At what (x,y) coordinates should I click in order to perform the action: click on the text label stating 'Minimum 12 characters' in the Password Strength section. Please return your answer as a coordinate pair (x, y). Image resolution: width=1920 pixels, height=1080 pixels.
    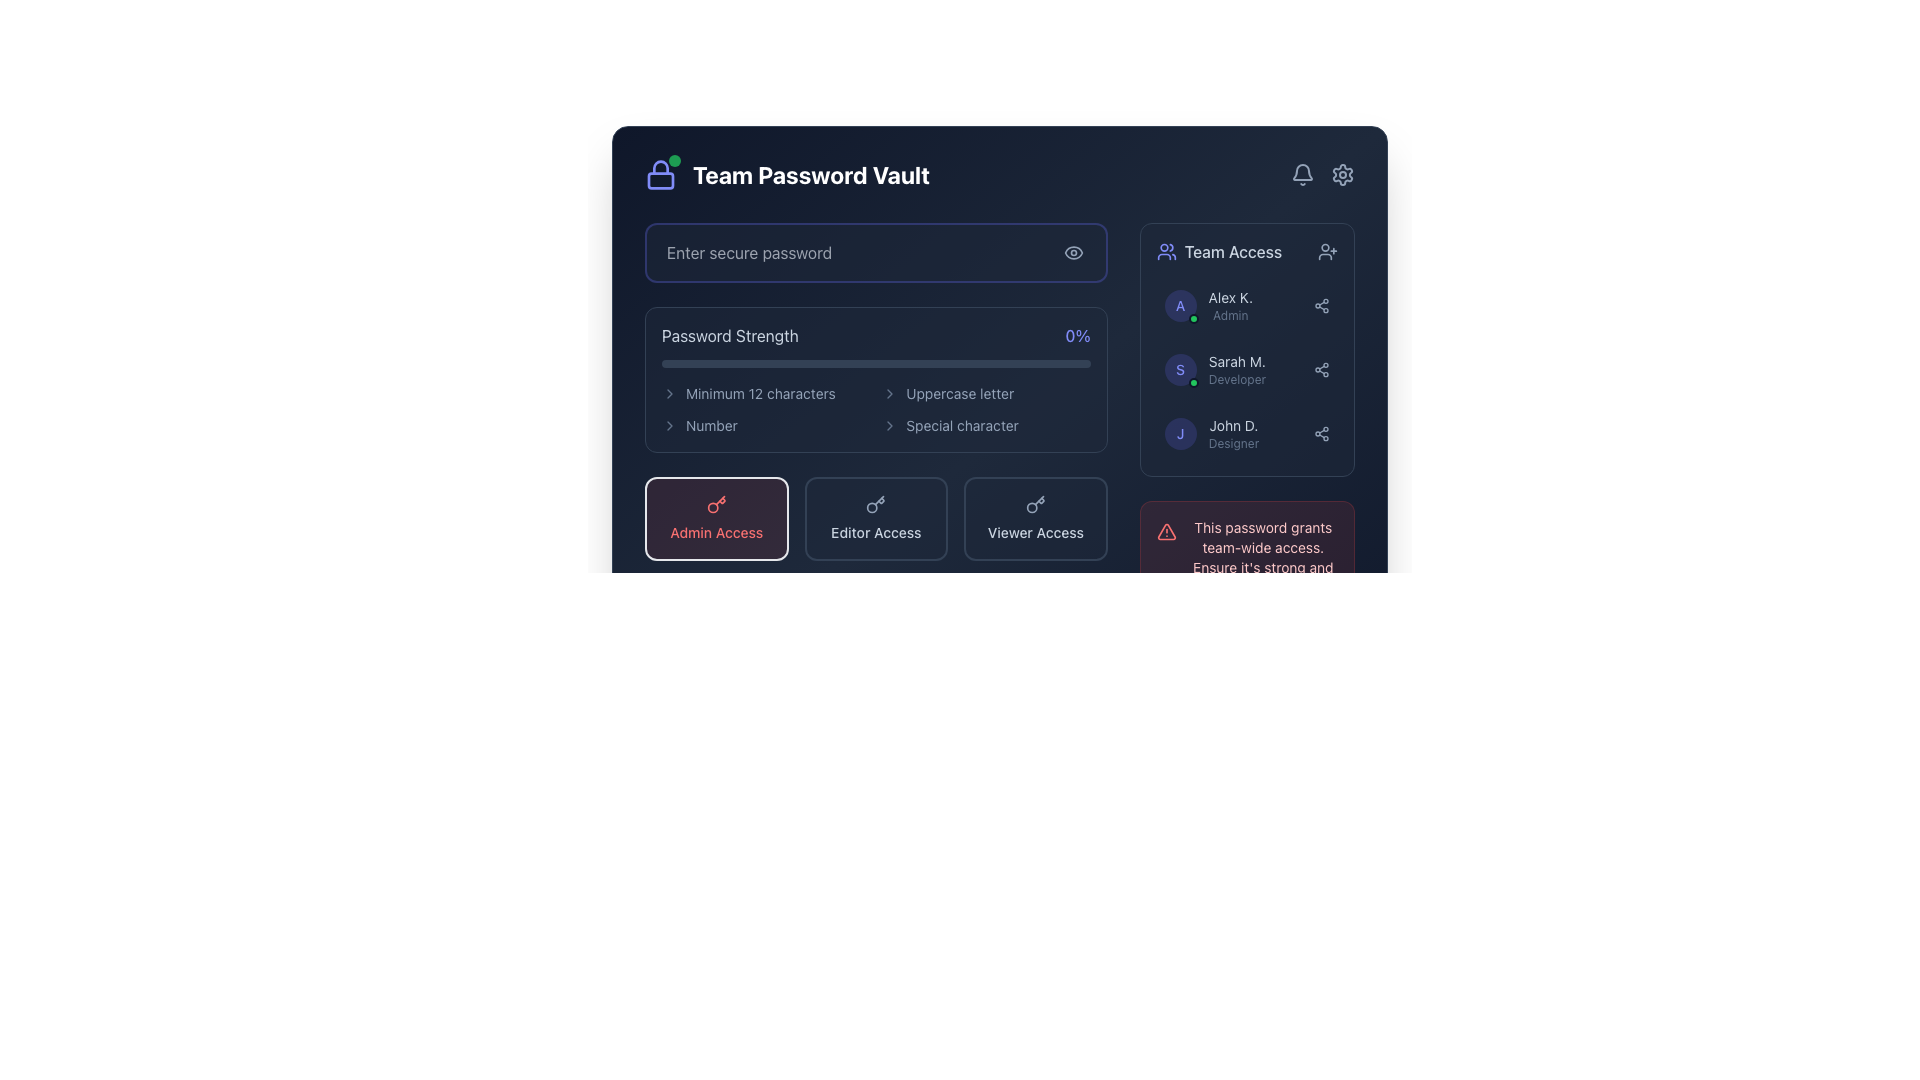
    Looking at the image, I should click on (765, 393).